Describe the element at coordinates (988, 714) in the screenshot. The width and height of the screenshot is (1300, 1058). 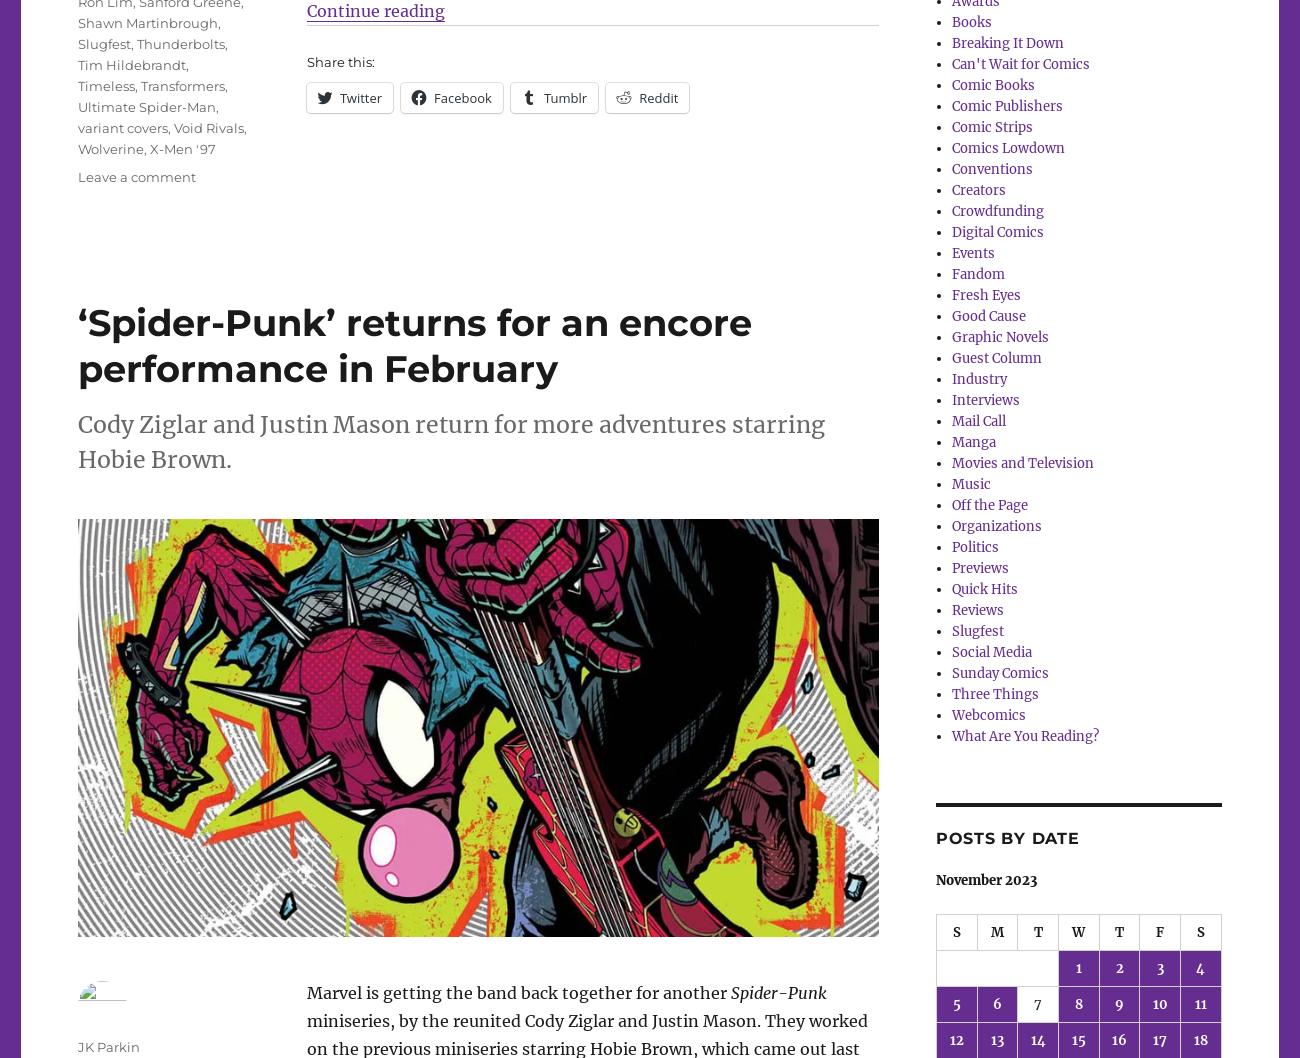
I see `'Webcomics'` at that location.